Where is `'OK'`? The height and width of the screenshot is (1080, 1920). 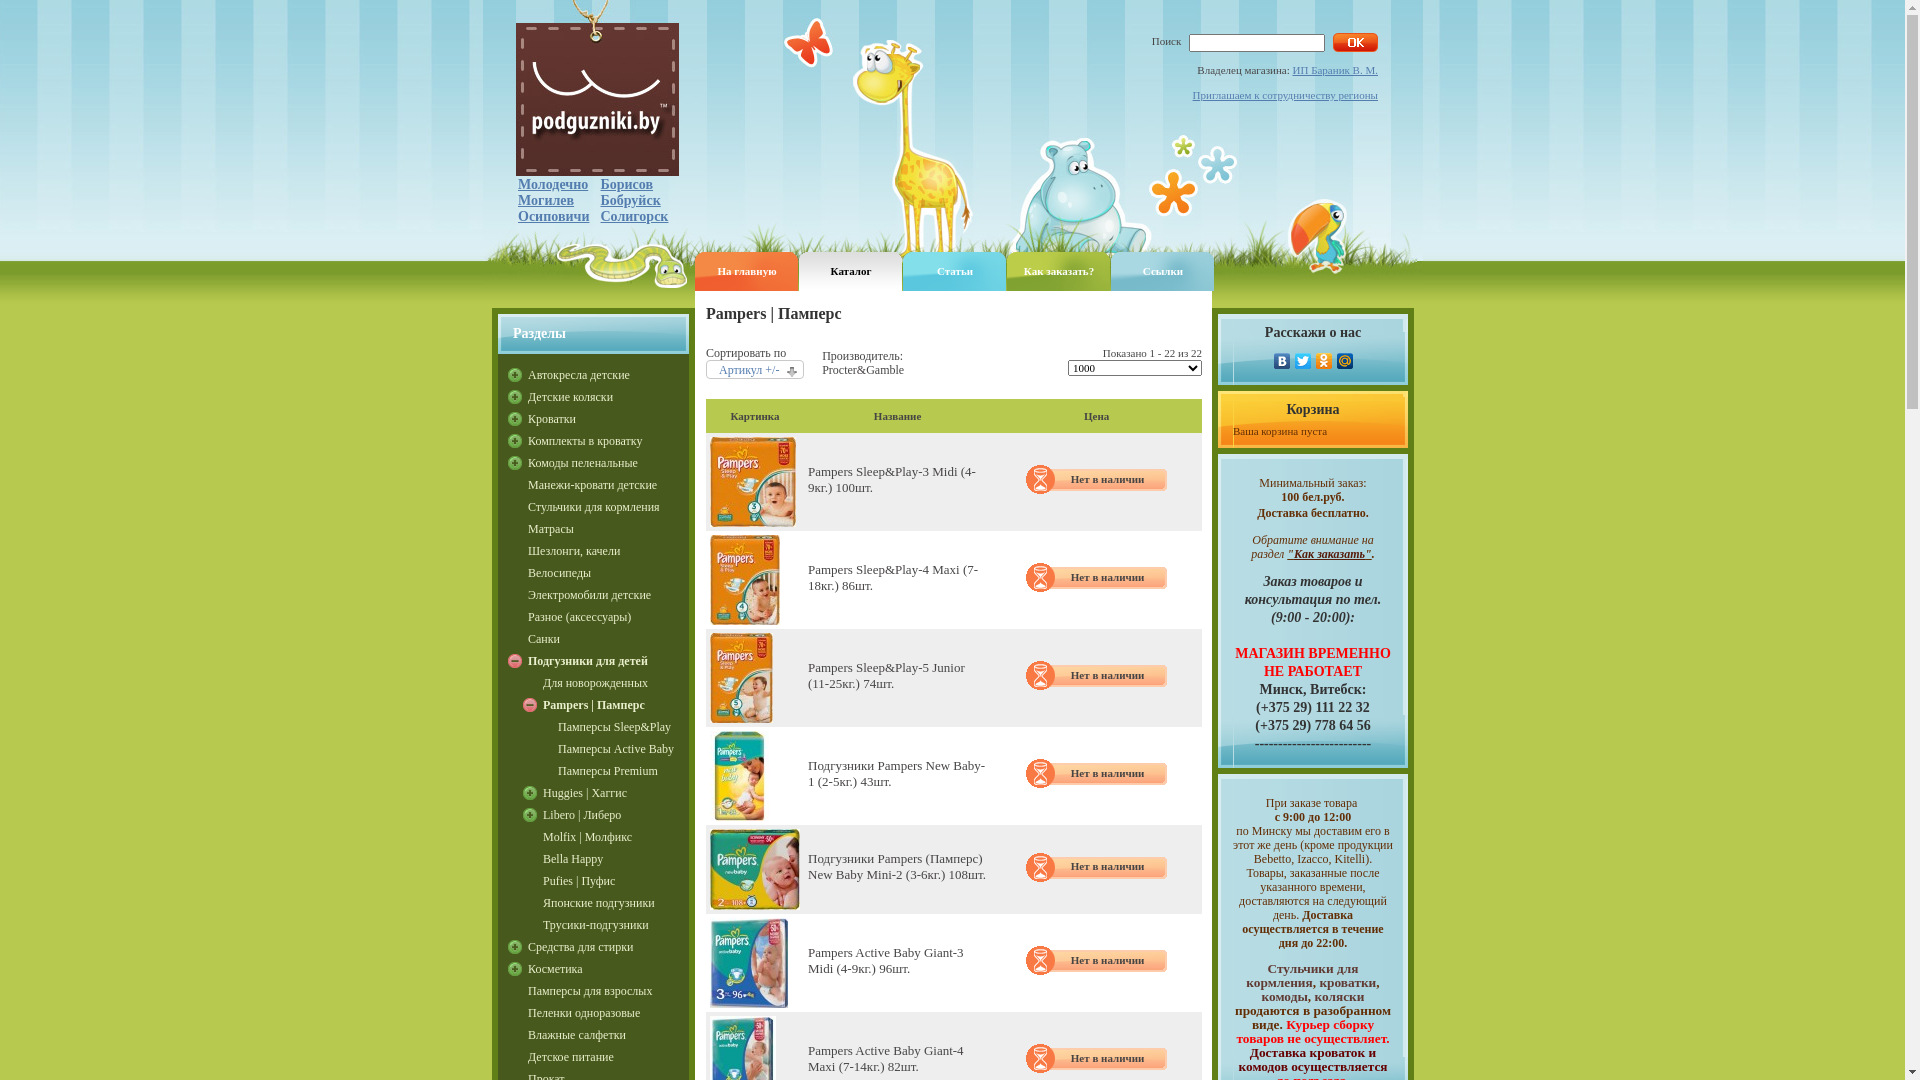
'OK' is located at coordinates (1355, 42).